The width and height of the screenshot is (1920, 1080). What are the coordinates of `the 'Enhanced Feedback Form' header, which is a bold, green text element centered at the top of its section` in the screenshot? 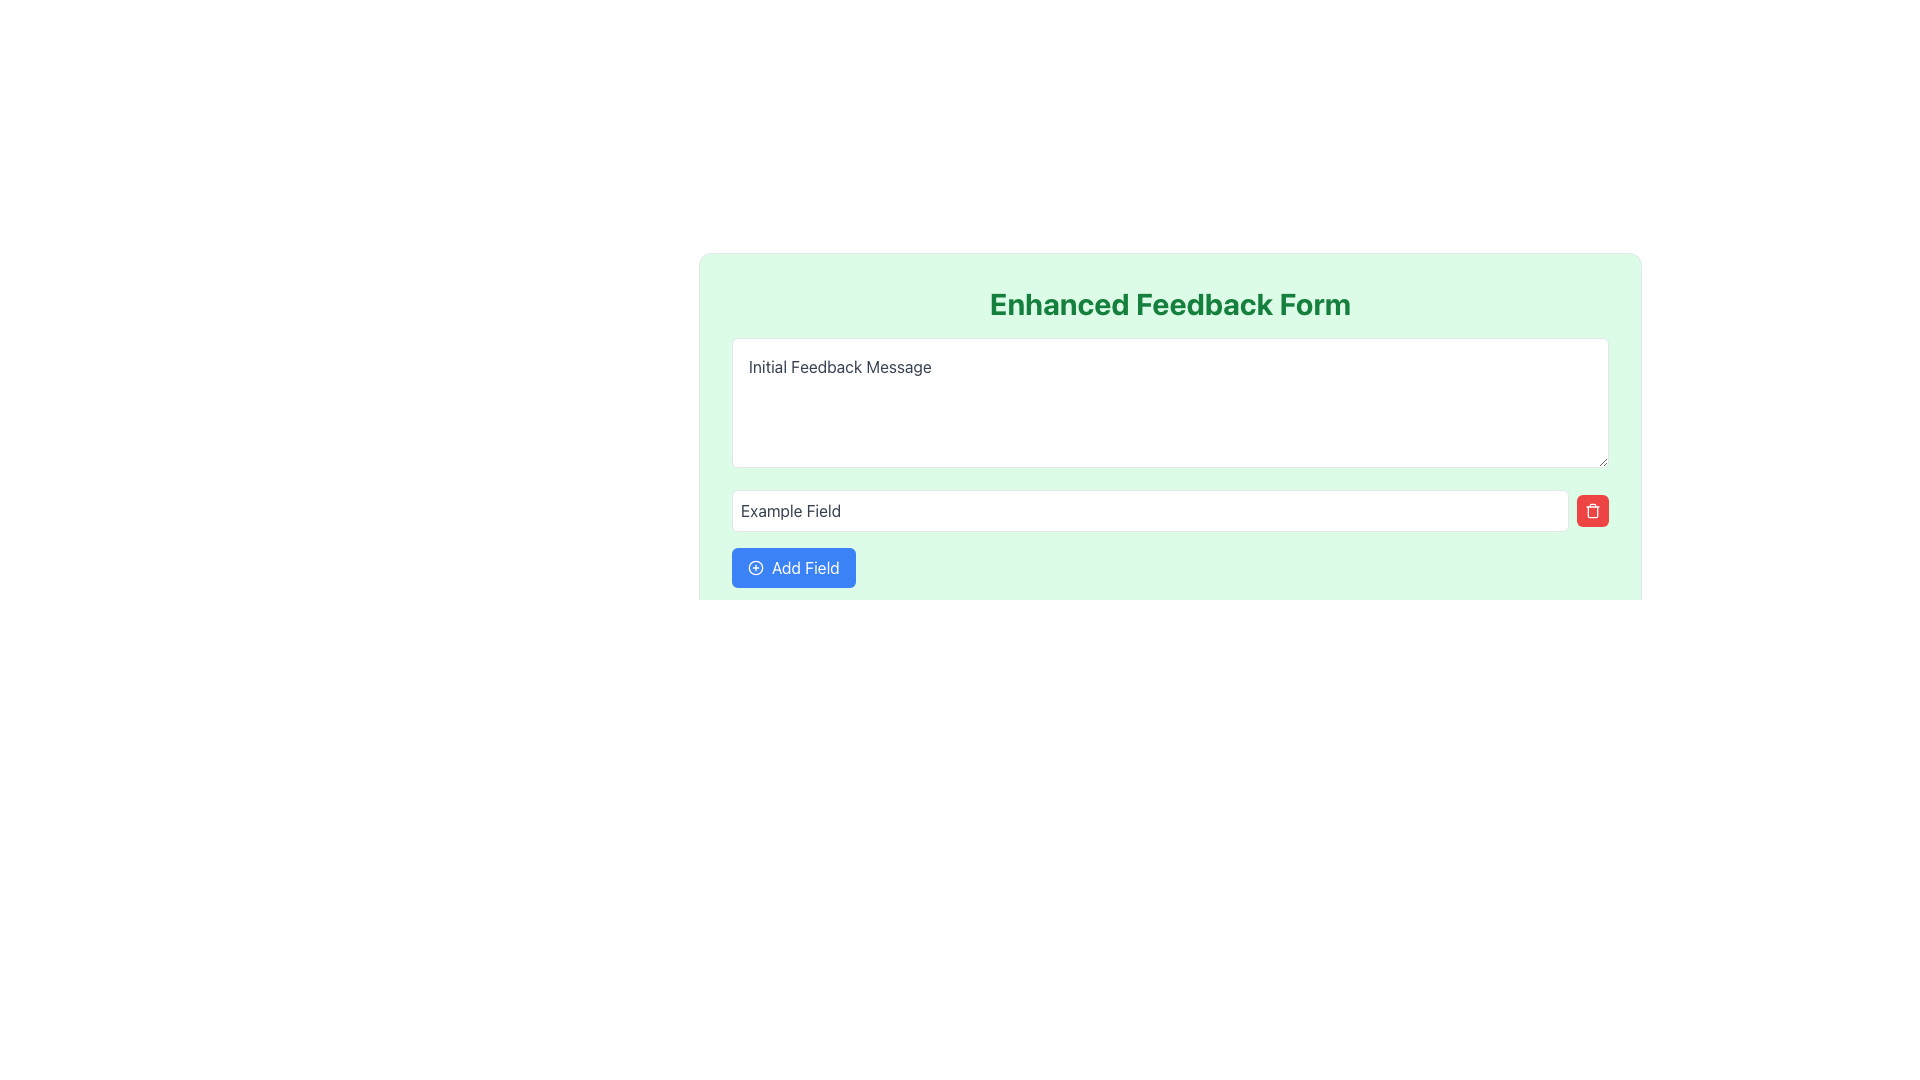 It's located at (1170, 304).